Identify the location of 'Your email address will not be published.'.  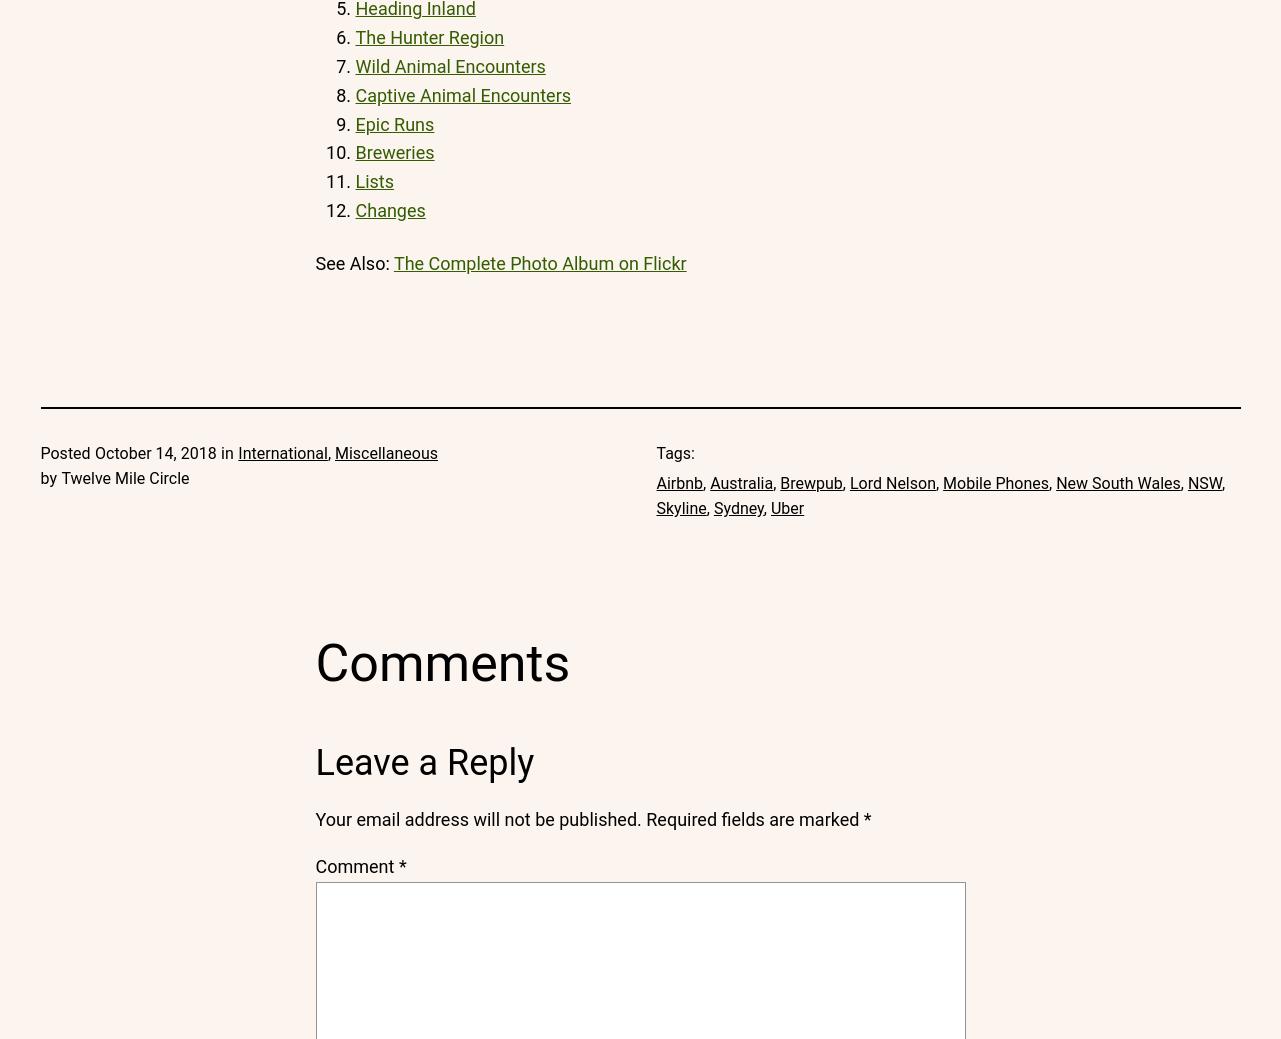
(476, 818).